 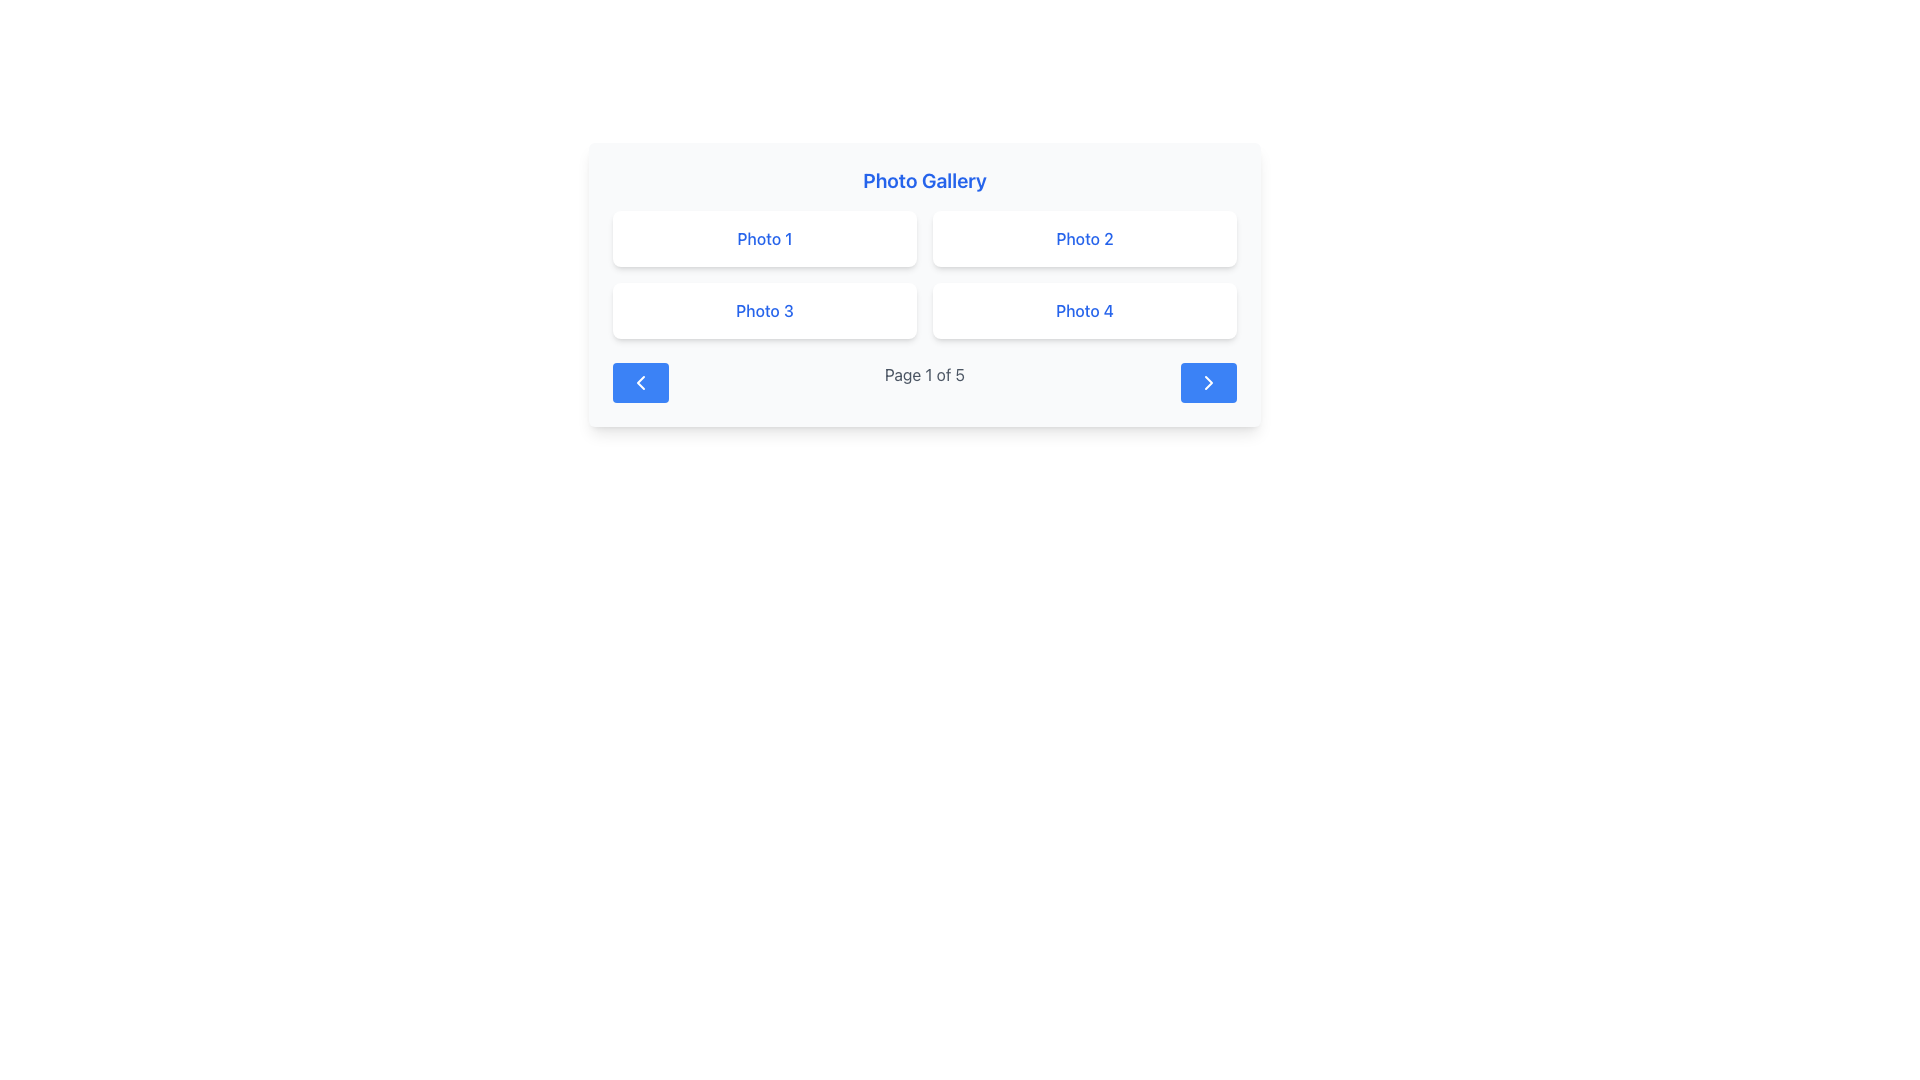 I want to click on the text label displaying the current page number and total page count, which reads 'Page 1 of 5', located in the center of the navigation bar at the bottom of the 'Photo Gallery' section, so click(x=924, y=382).